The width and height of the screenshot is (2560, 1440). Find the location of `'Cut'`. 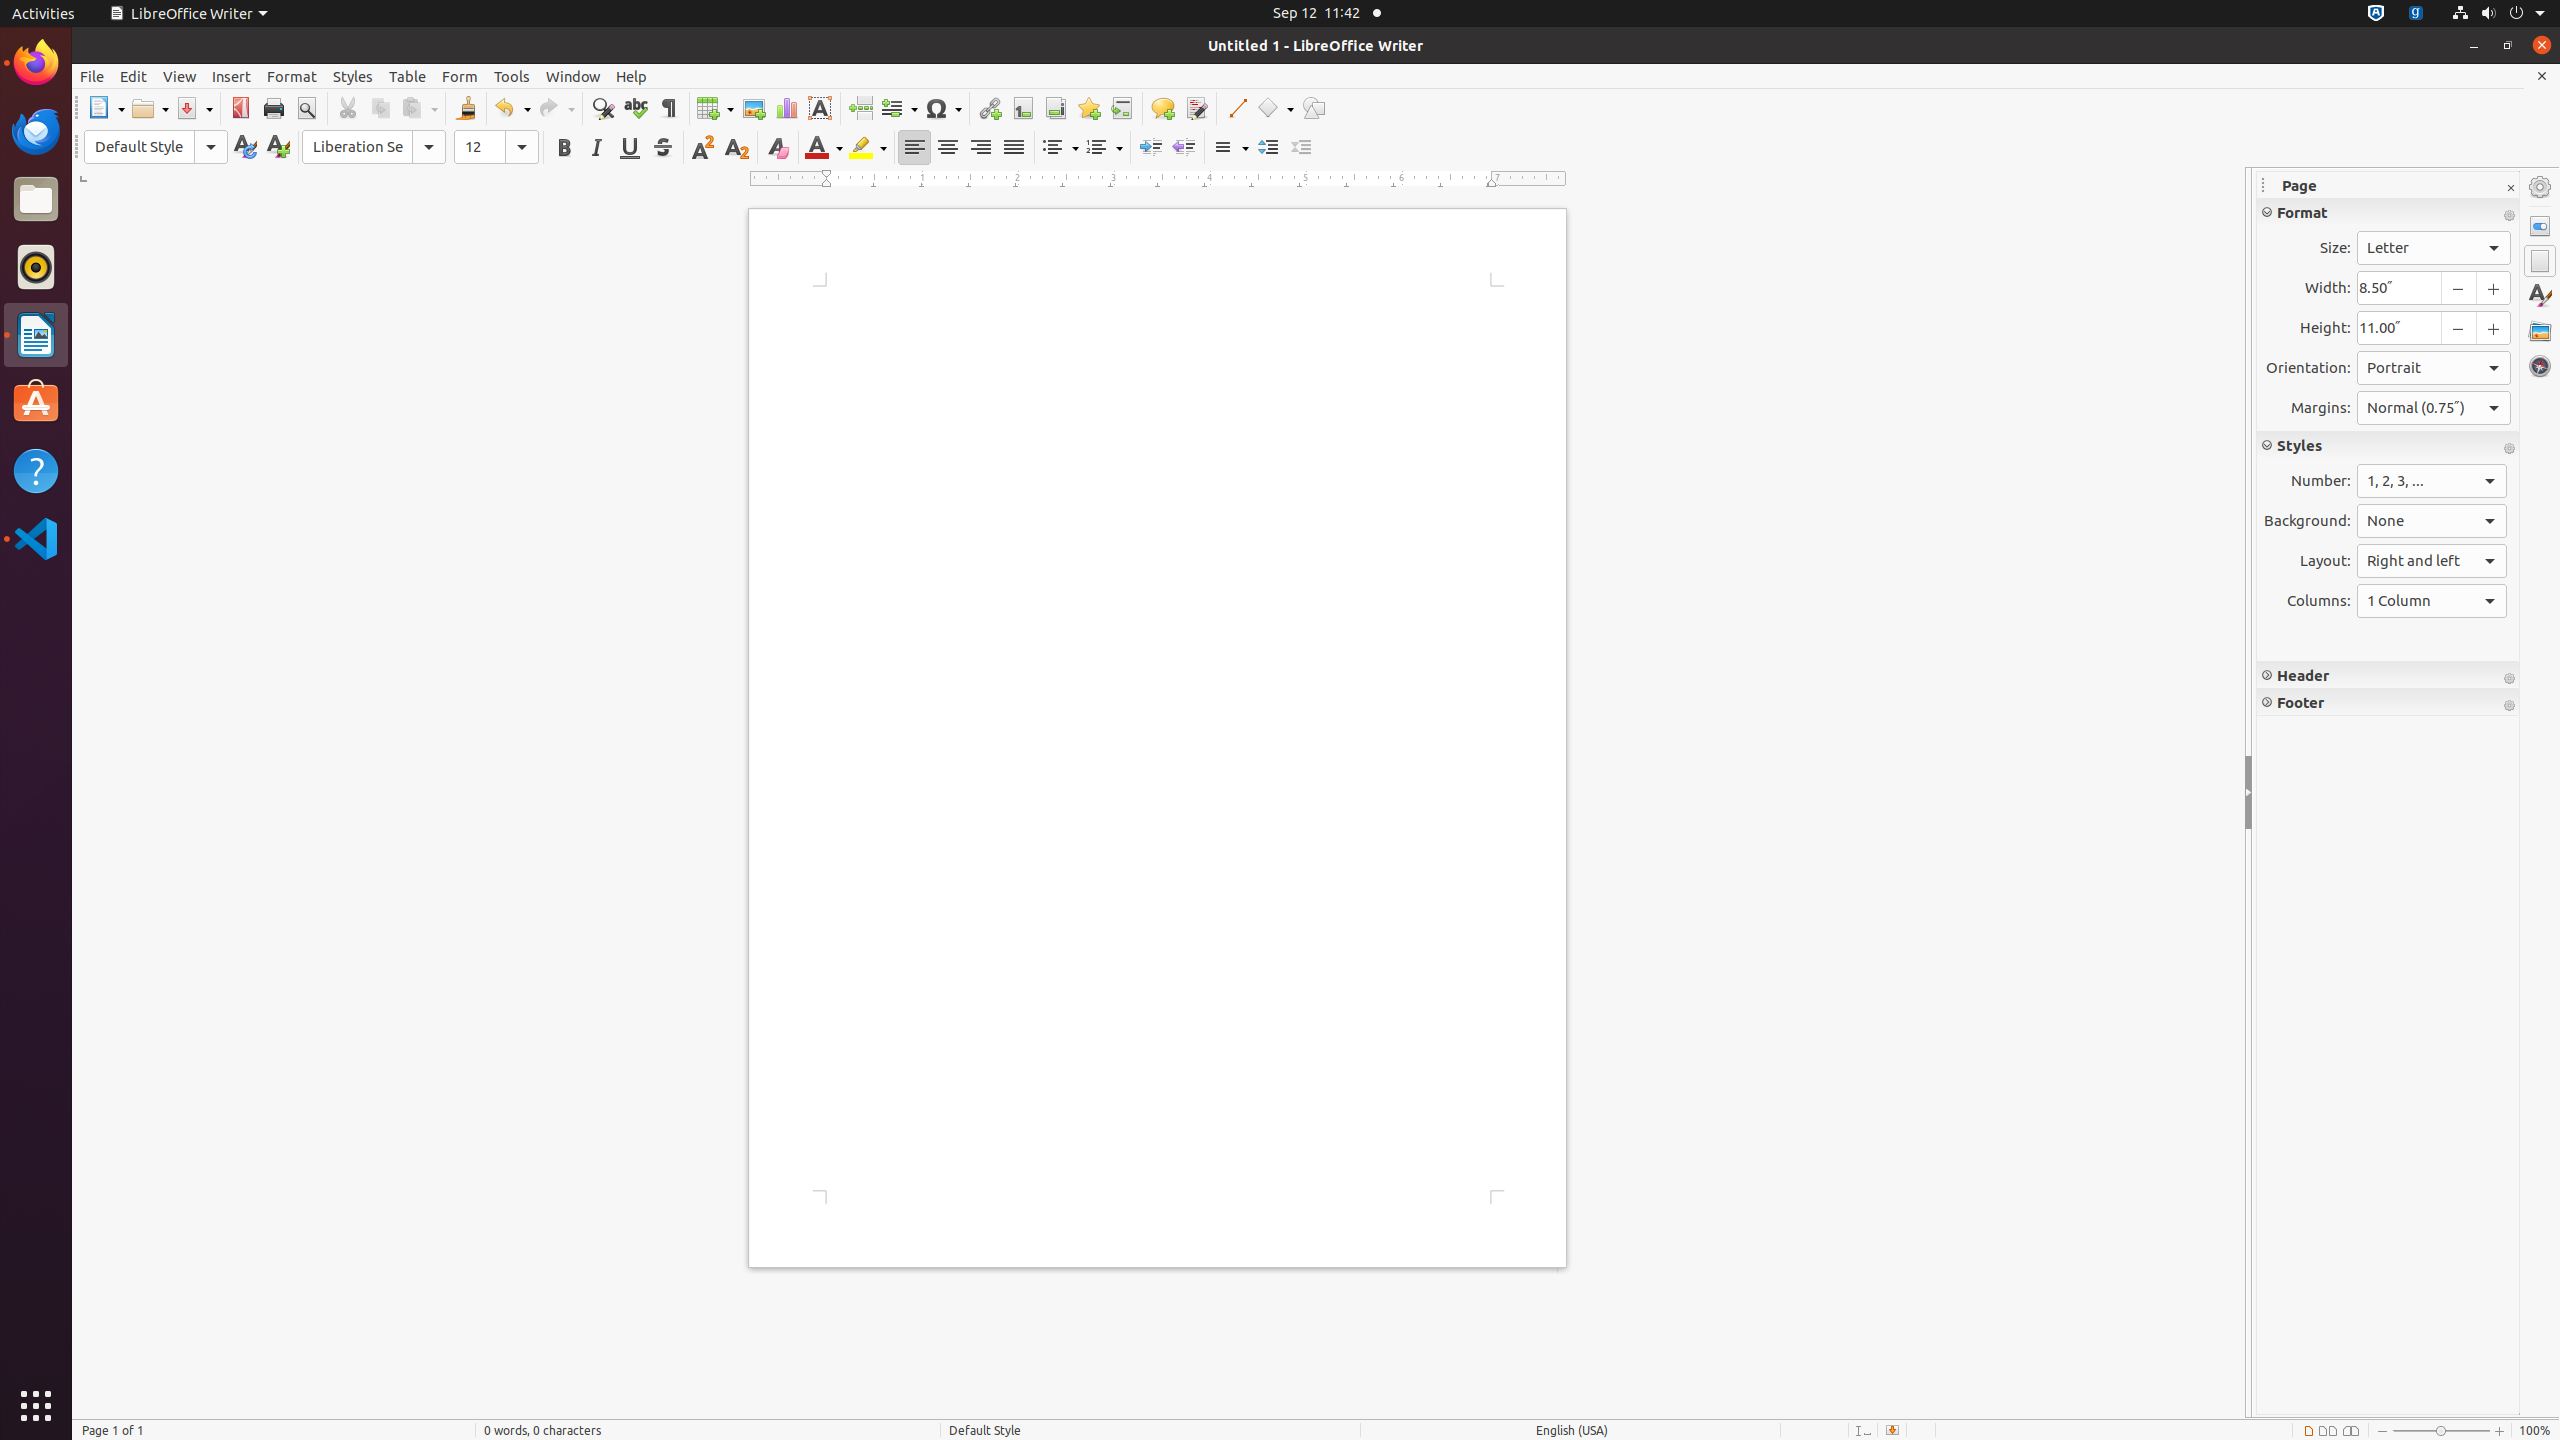

'Cut' is located at coordinates (346, 107).